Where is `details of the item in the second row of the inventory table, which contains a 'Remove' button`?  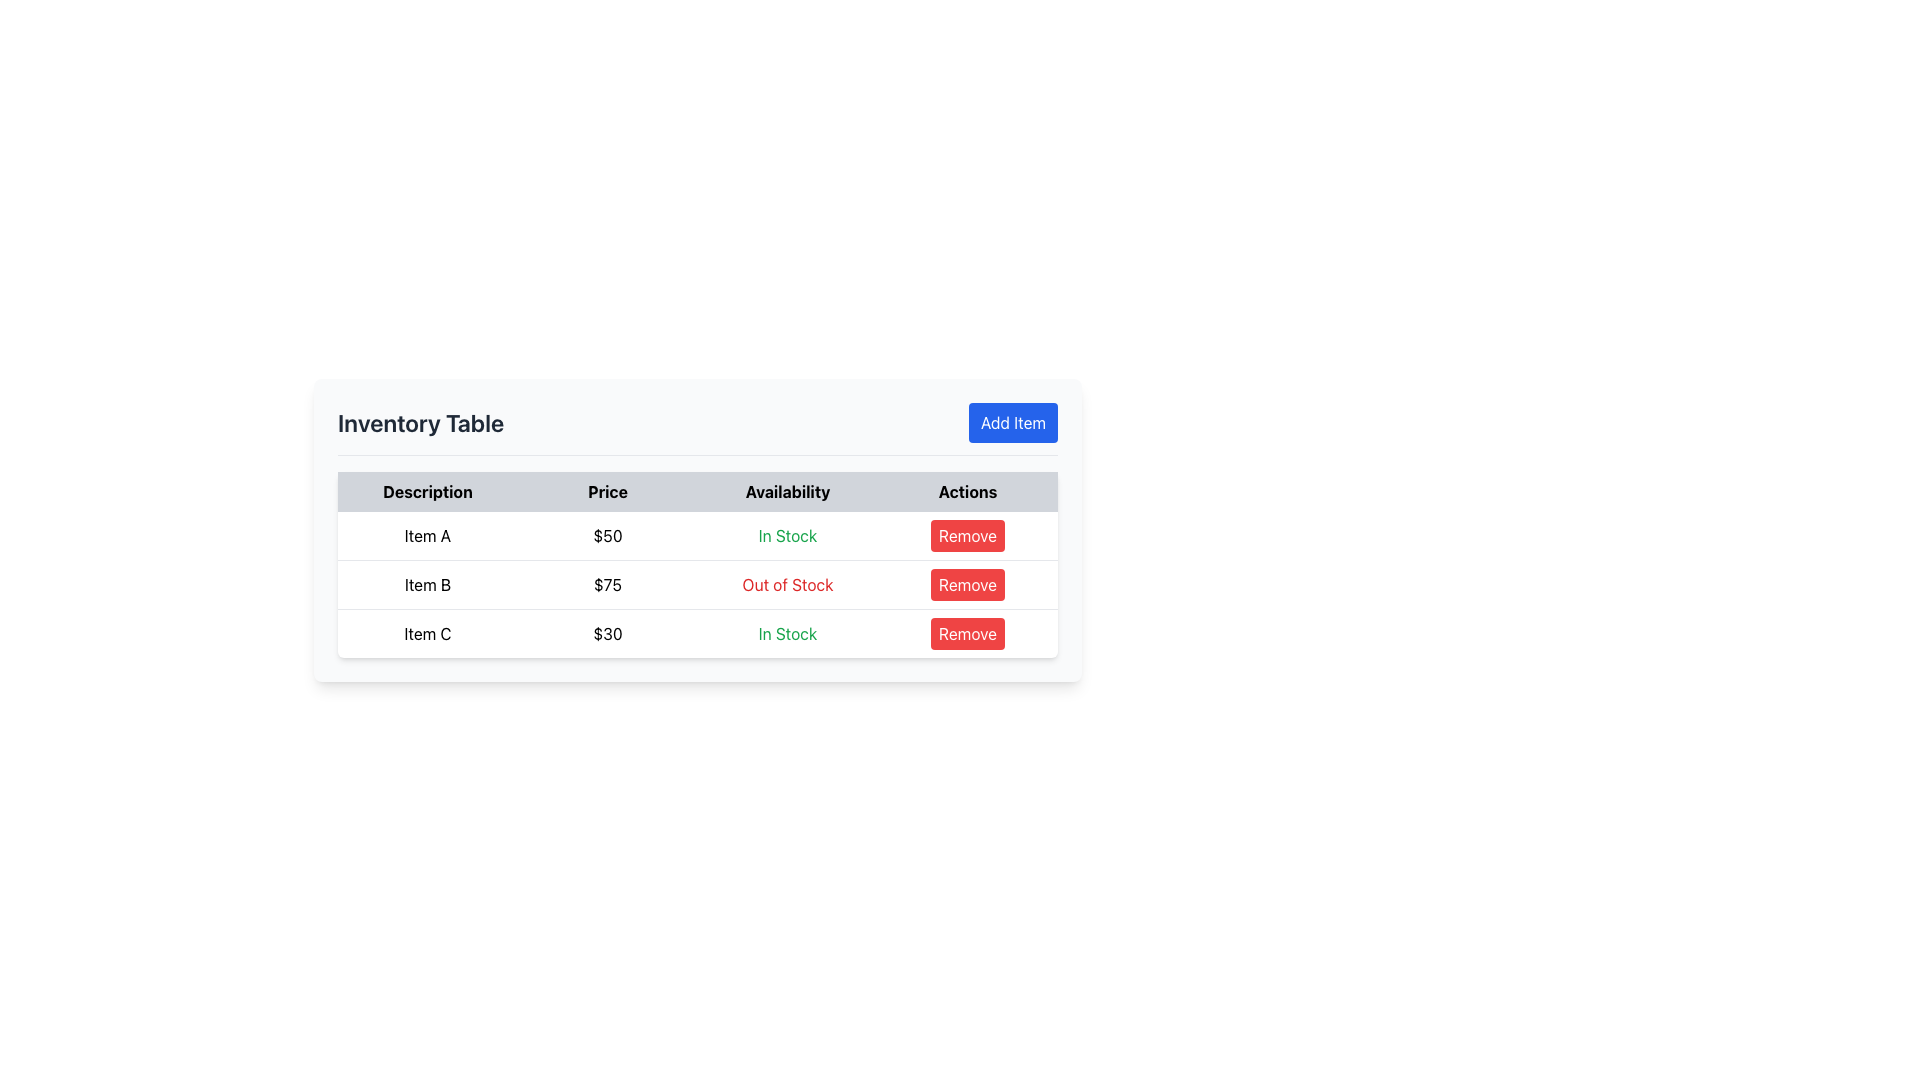 details of the item in the second row of the inventory table, which contains a 'Remove' button is located at coordinates (697, 585).